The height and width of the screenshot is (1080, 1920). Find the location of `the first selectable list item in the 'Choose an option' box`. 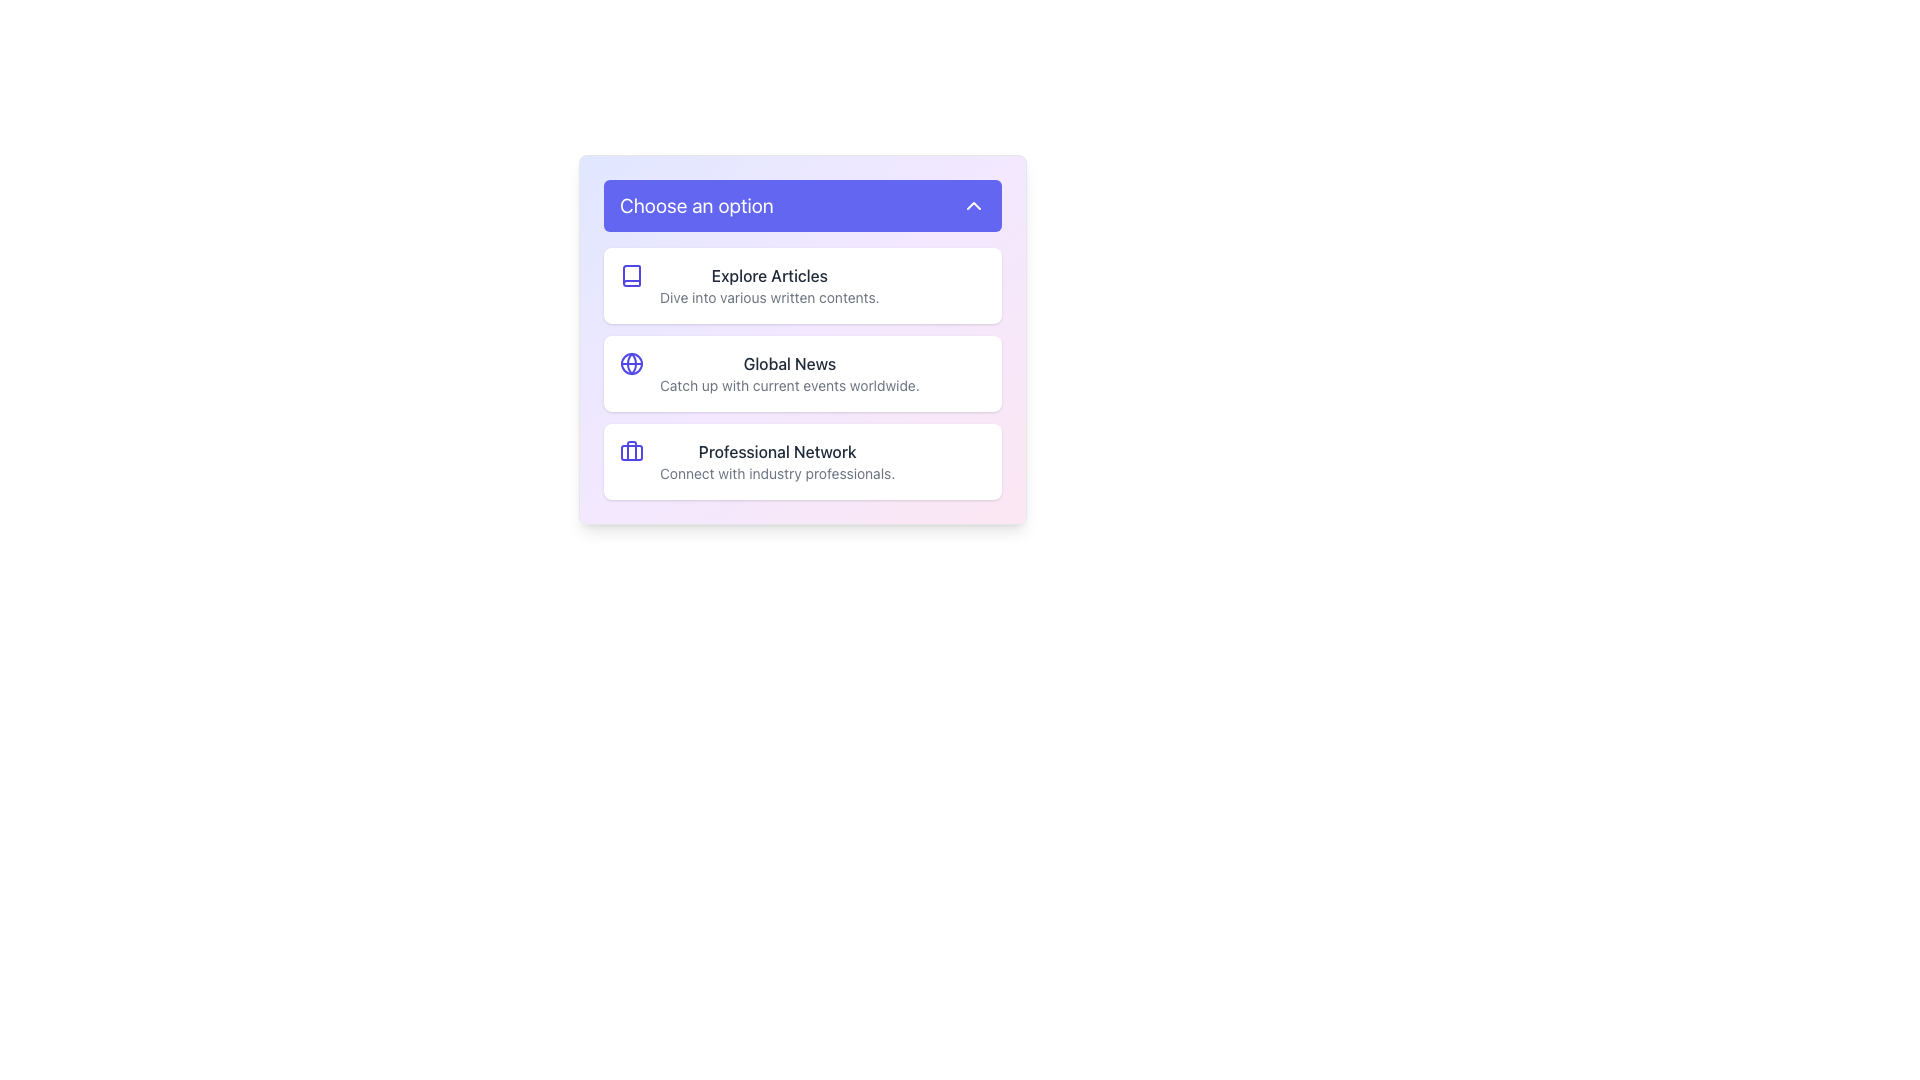

the first selectable list item in the 'Choose an option' box is located at coordinates (802, 285).